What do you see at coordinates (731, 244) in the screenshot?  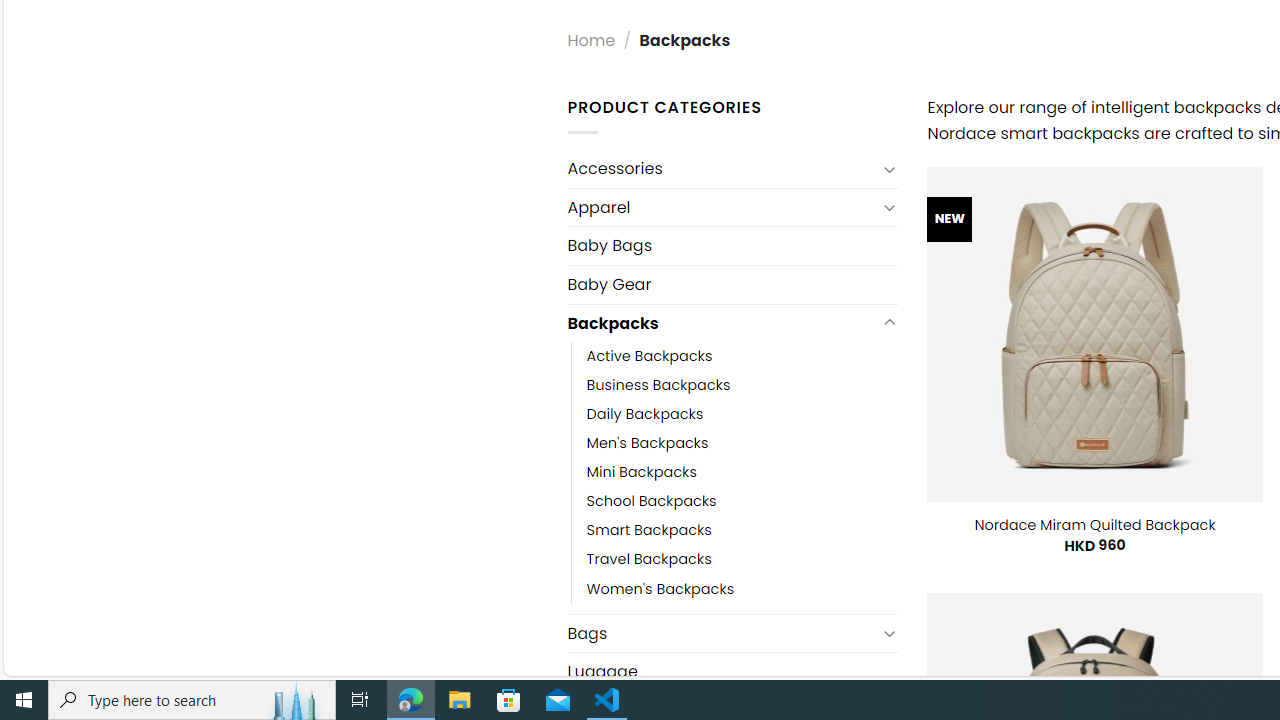 I see `'Baby Bags'` at bounding box center [731, 244].